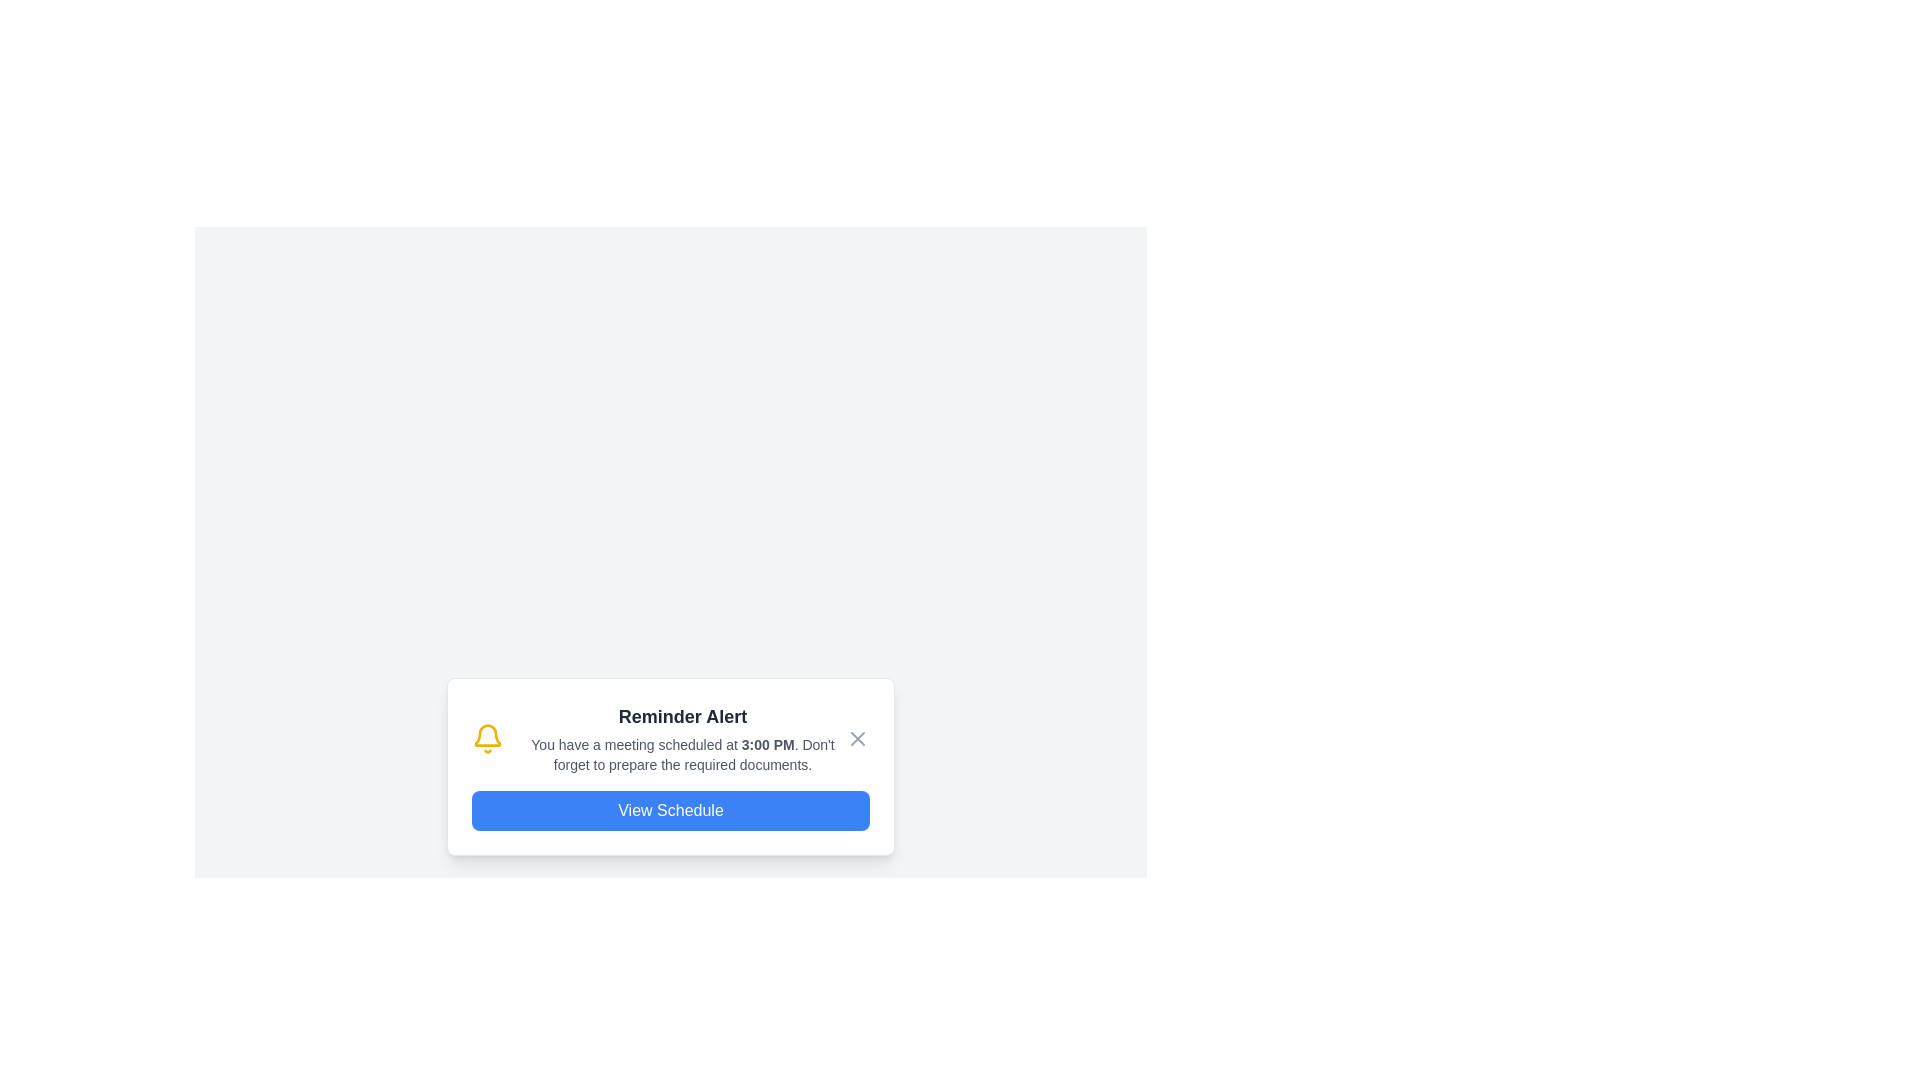 Image resolution: width=1920 pixels, height=1080 pixels. Describe the element at coordinates (858, 739) in the screenshot. I see `the close button on the reminder alert notification` at that location.